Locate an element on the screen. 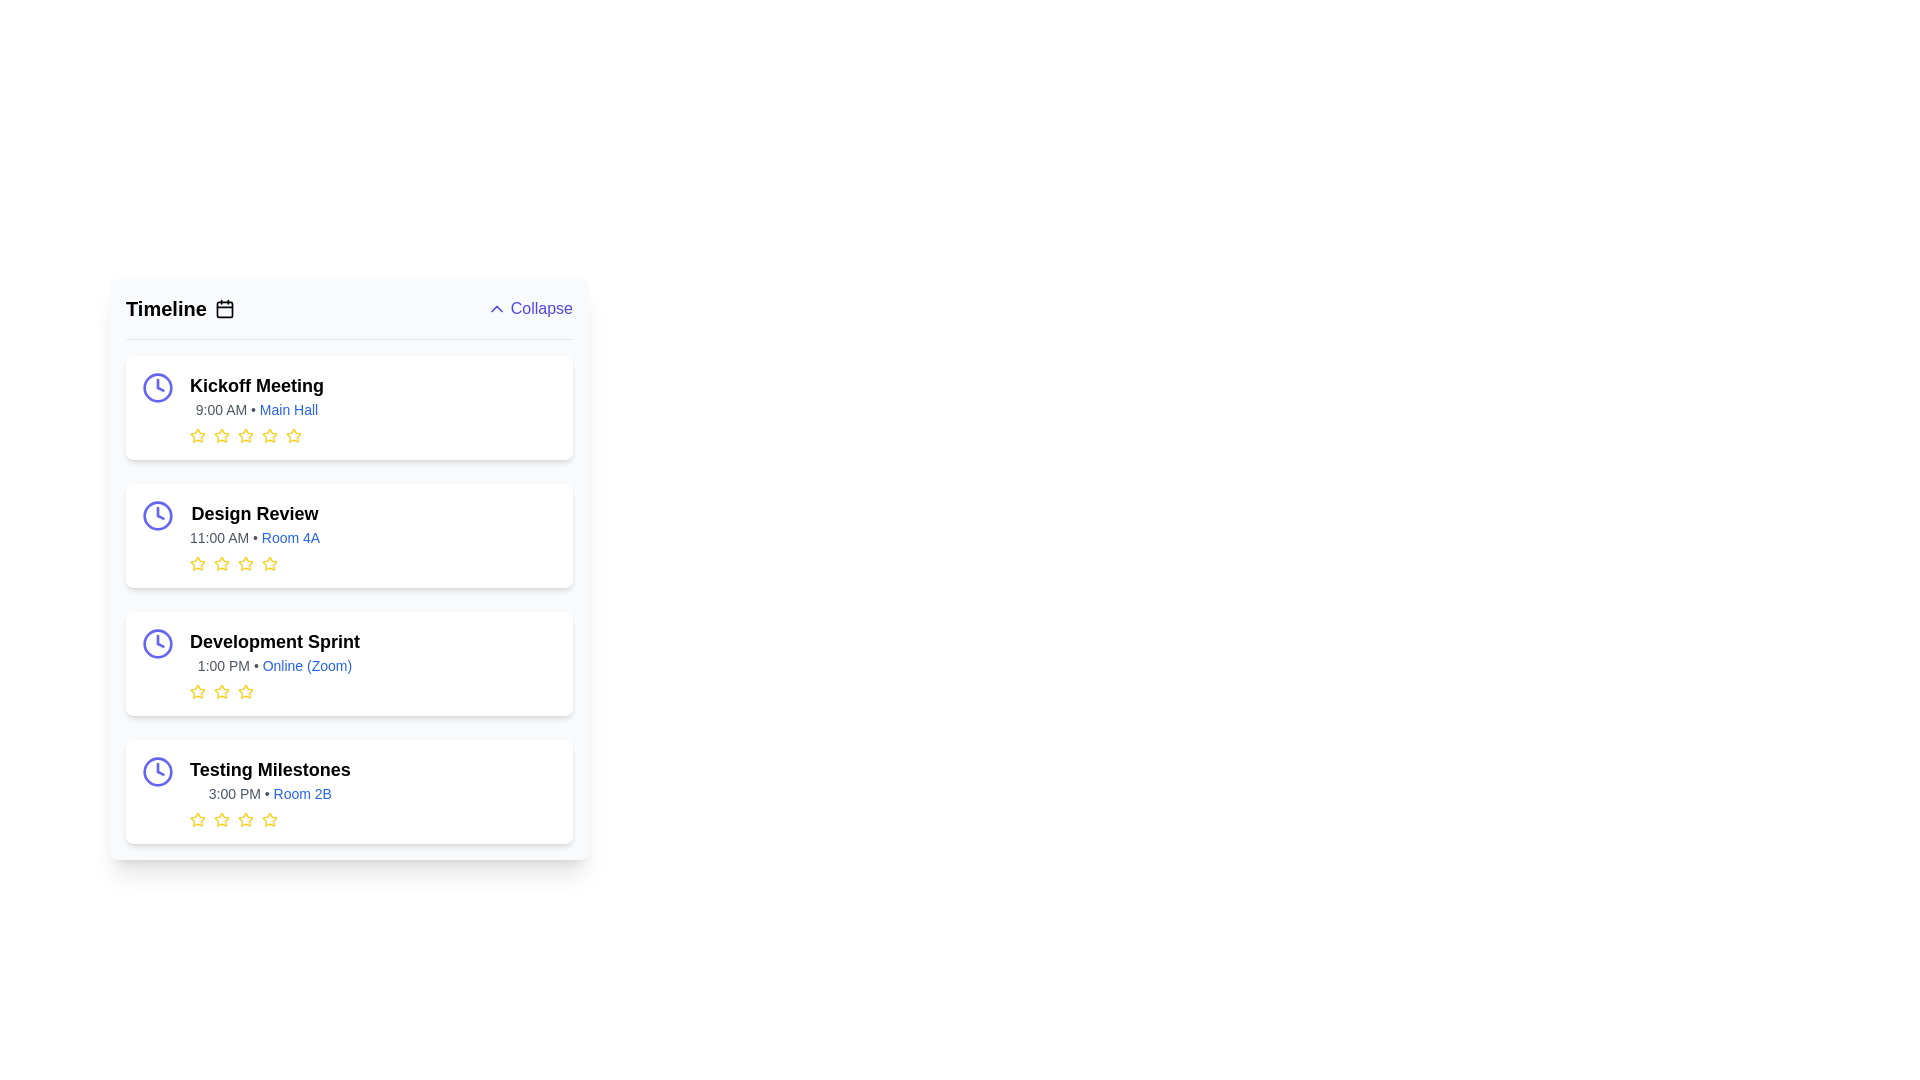 The image size is (1920, 1080). the leftmost rating star in the third entry of the timeline list for the 'Development Sprint' event is located at coordinates (197, 690).